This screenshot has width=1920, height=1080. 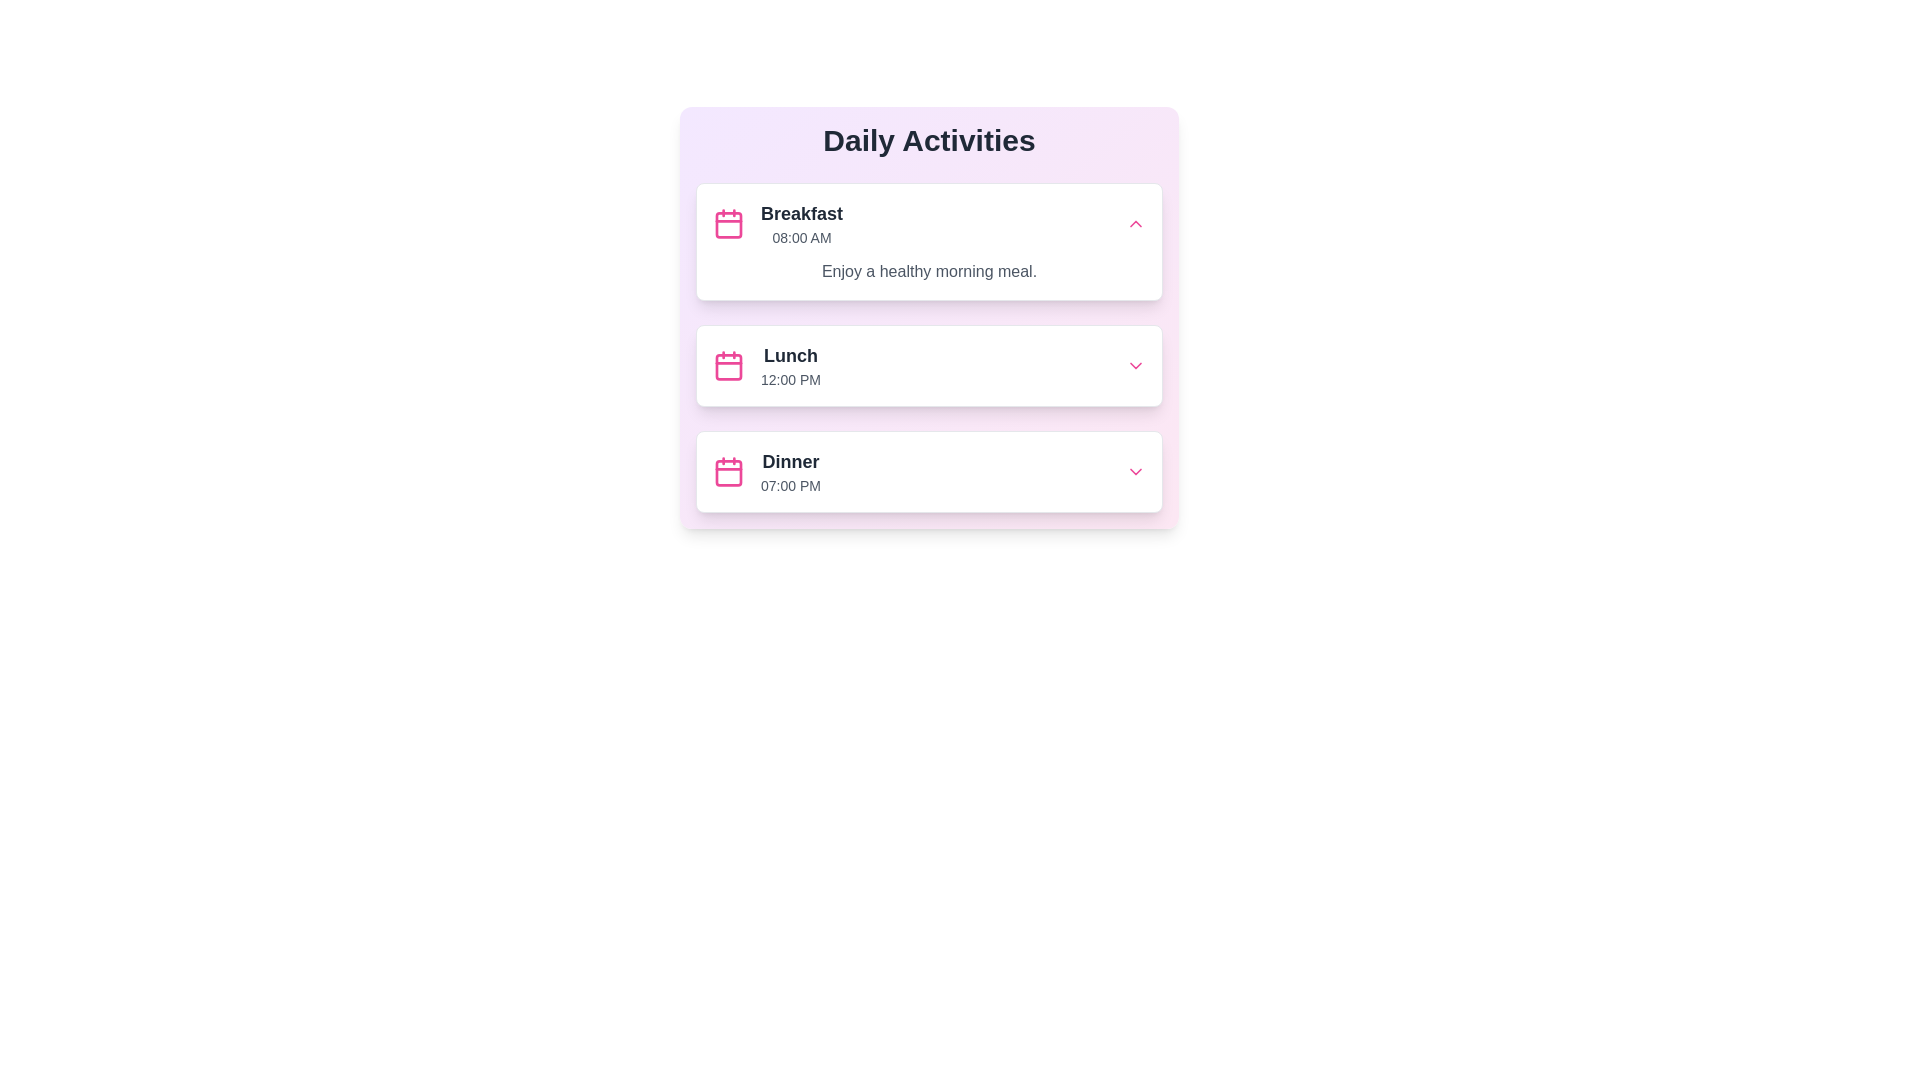 I want to click on the Text Label indicating the scheduled time for the 'Lunch' activity, located in the second box under 'Daily Activities', so click(x=790, y=380).